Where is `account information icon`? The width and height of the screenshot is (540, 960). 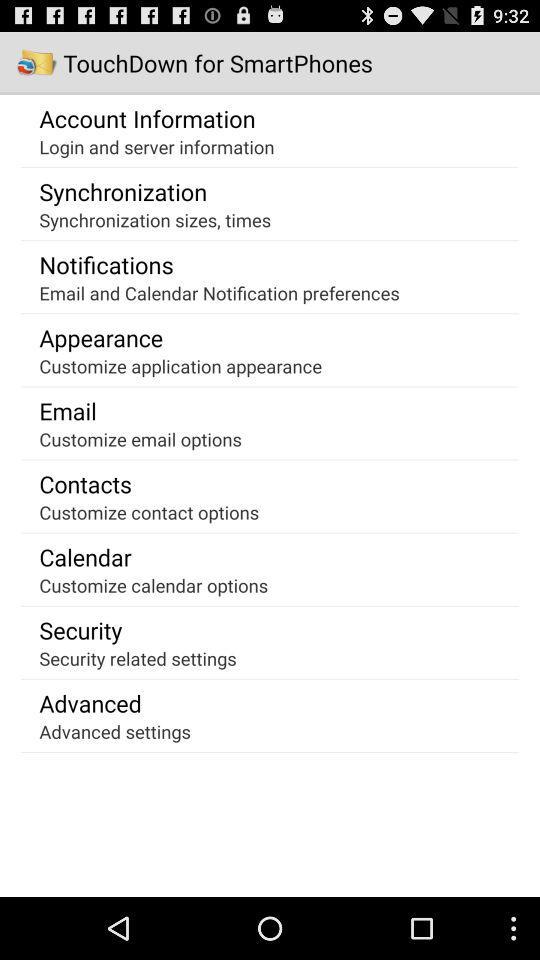
account information icon is located at coordinates (146, 118).